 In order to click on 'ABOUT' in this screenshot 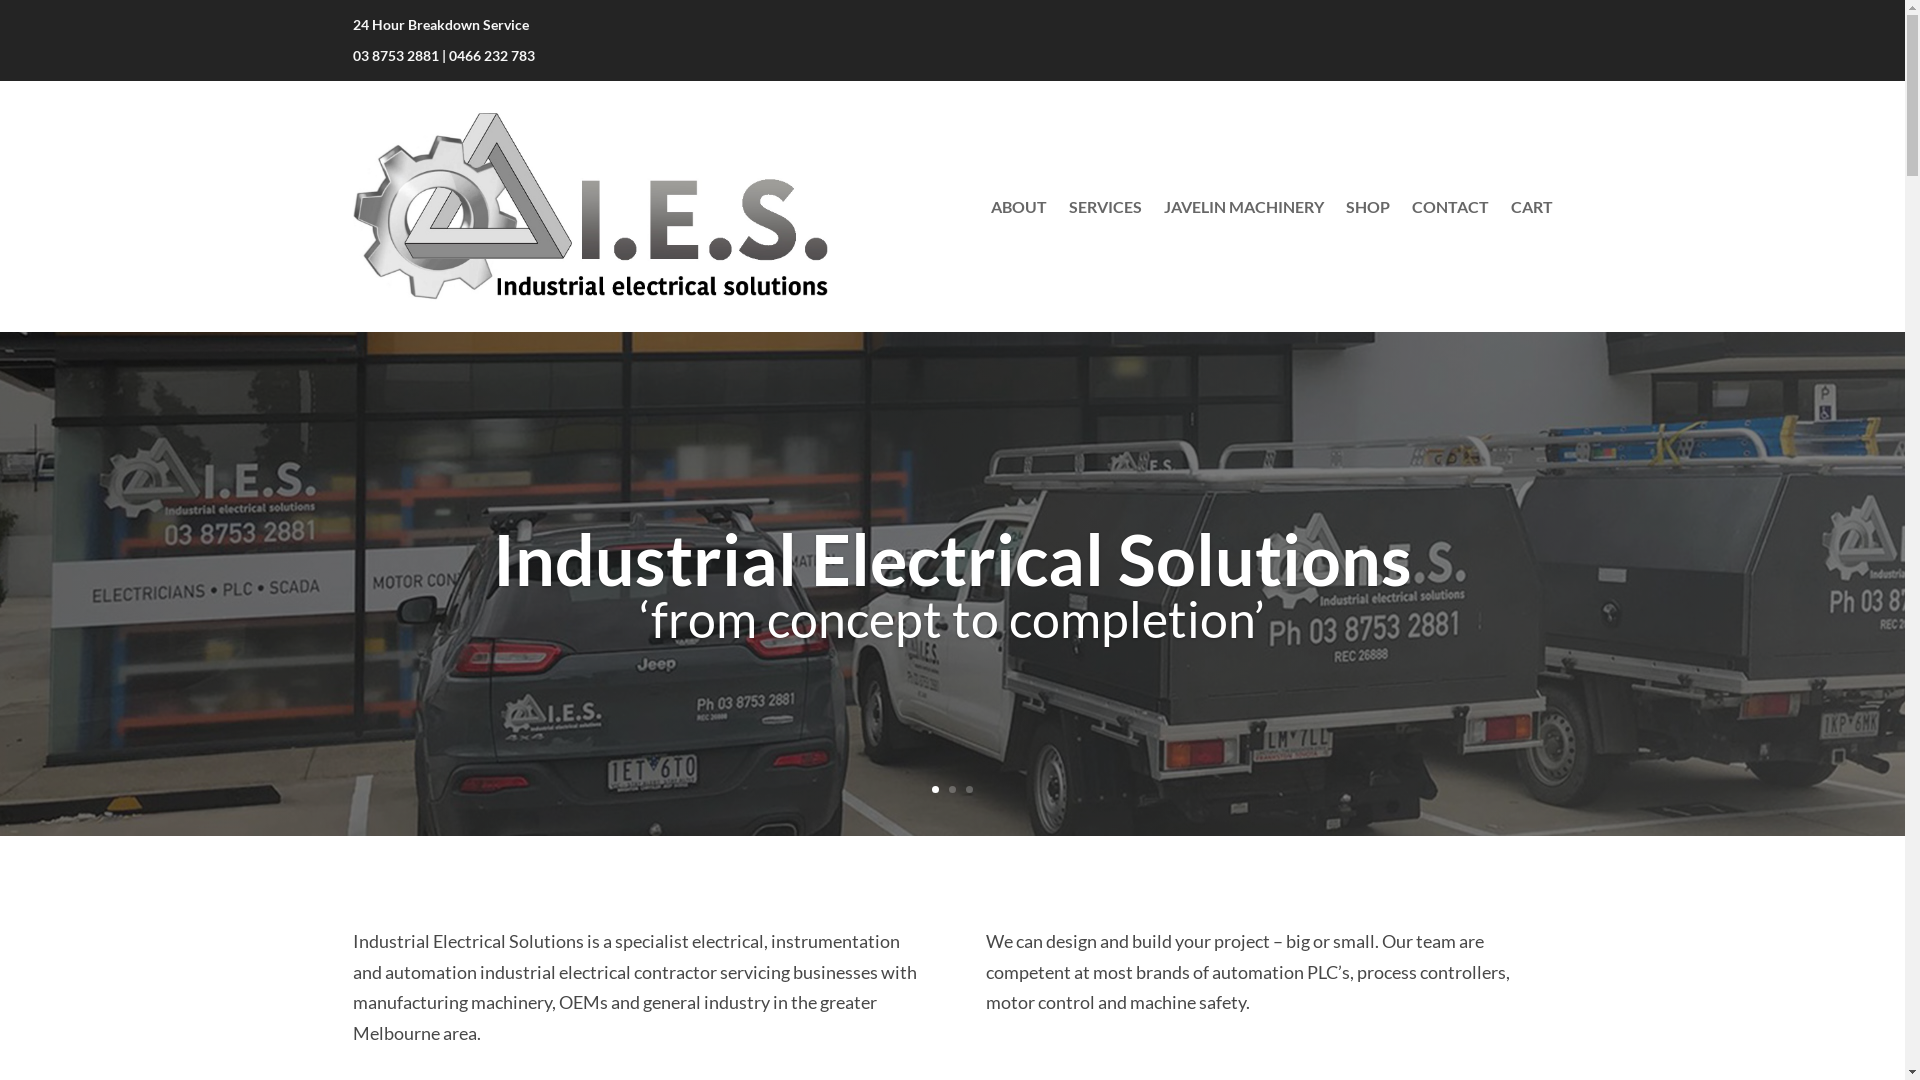, I will do `click(1017, 206)`.